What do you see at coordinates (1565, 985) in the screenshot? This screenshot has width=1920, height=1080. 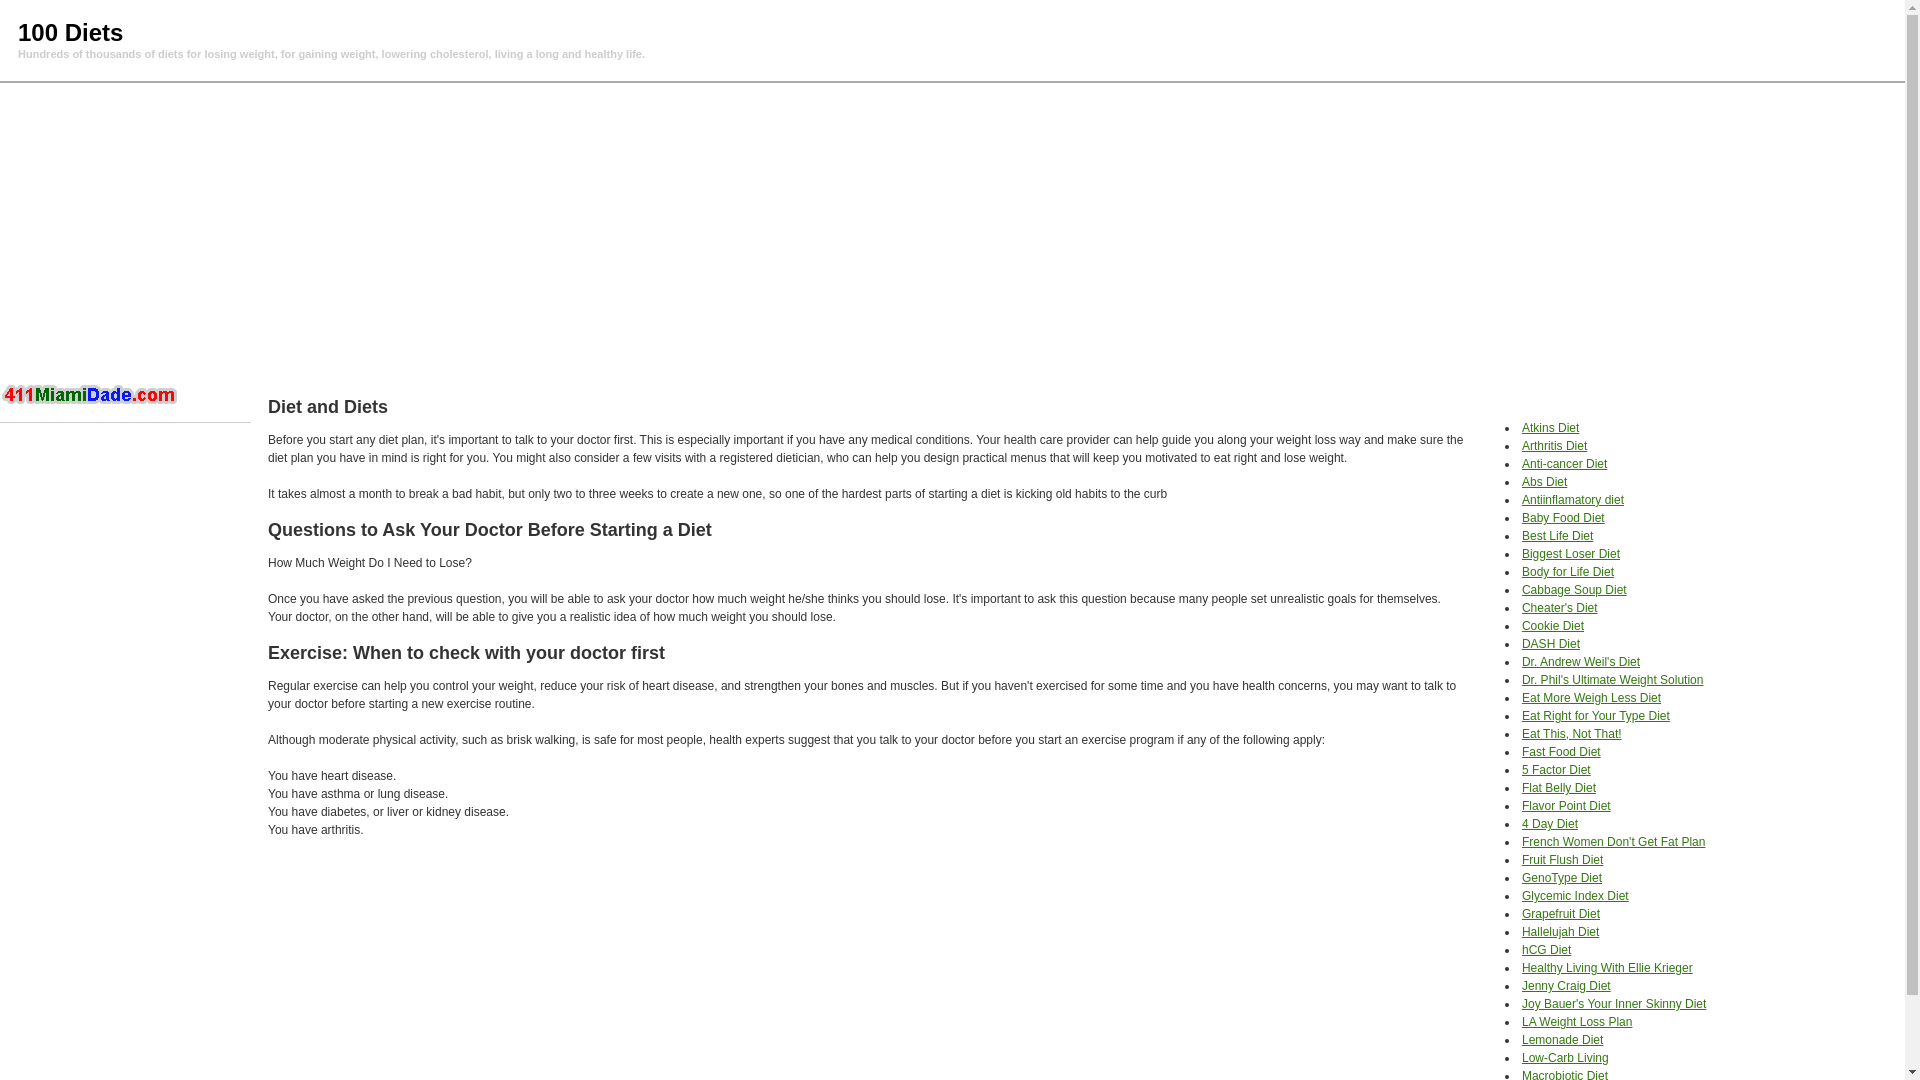 I see `'Jenny Craig Diet'` at bounding box center [1565, 985].